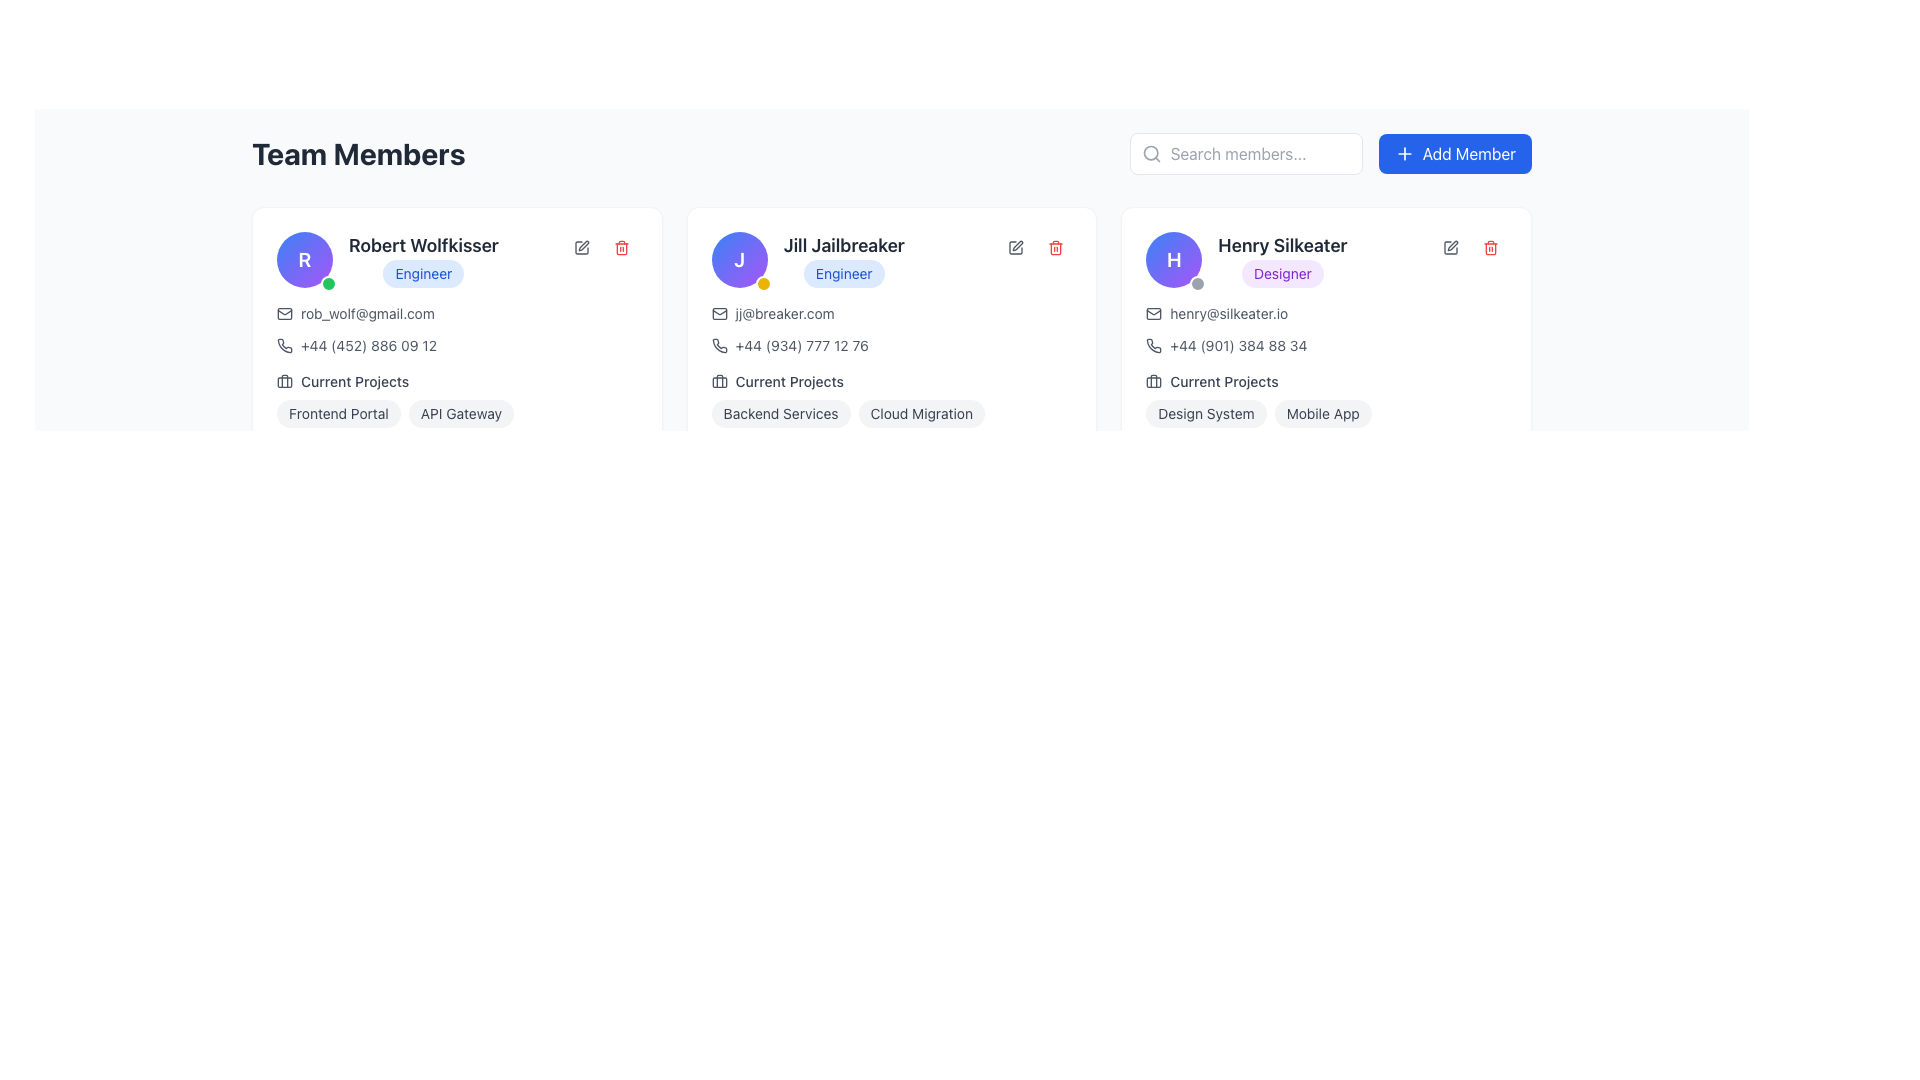  Describe the element at coordinates (580, 246) in the screenshot. I see `the square button with rounded corners and a pen icon inside, located in the top-right corner of the card labeled 'Robert Wolfkisser'` at that location.